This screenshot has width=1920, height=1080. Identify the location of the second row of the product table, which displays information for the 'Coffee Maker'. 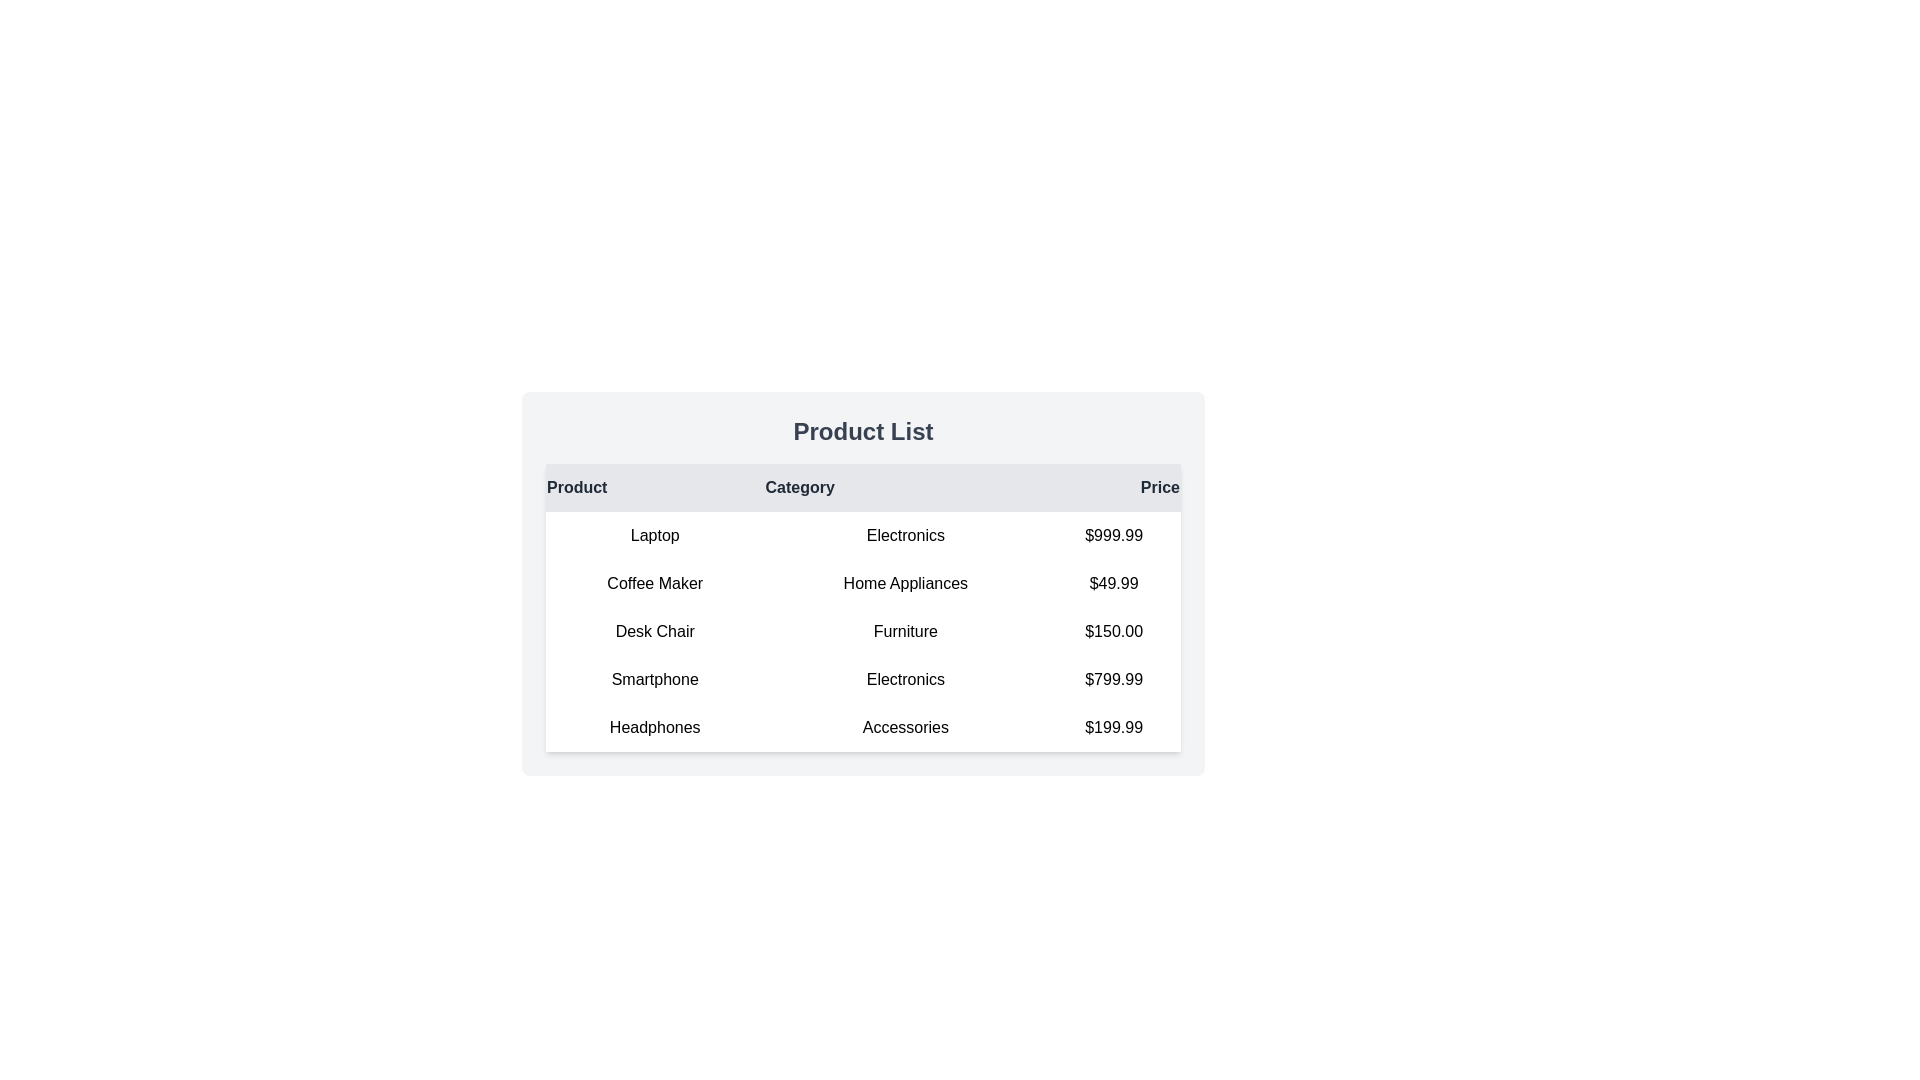
(863, 583).